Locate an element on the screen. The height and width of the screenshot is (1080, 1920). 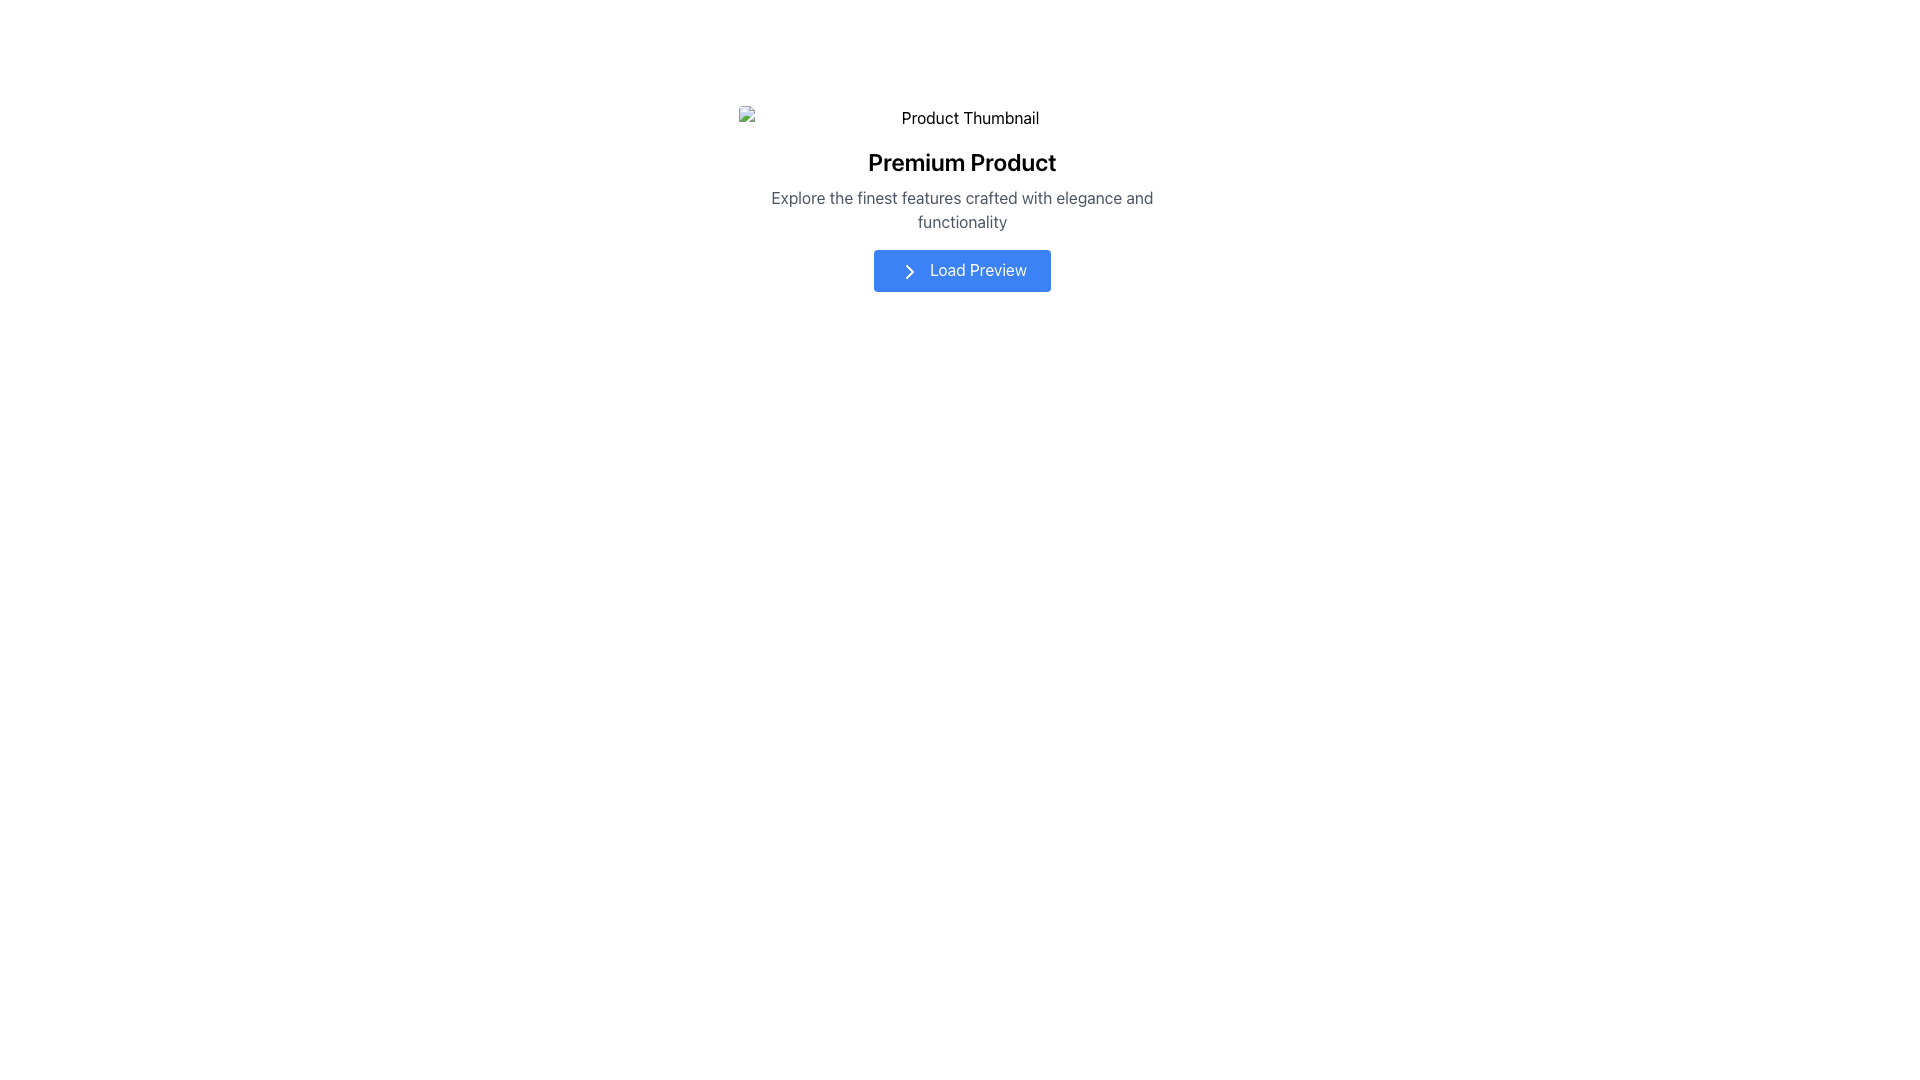
descriptive information of the Text Block titled 'Premium Product', which includes the text 'Explore the finest features crafted with elegance and functionality' is located at coordinates (962, 168).